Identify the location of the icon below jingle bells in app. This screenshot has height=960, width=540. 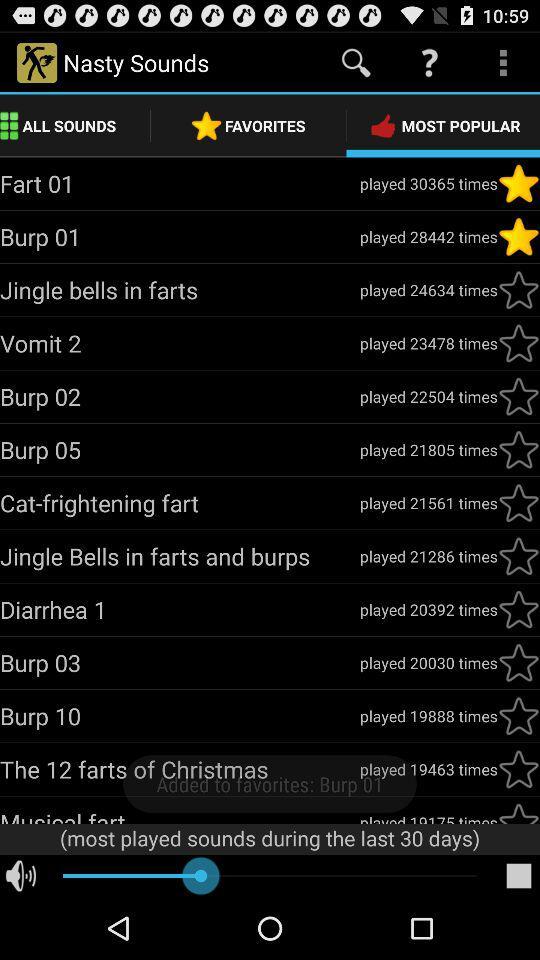
(179, 608).